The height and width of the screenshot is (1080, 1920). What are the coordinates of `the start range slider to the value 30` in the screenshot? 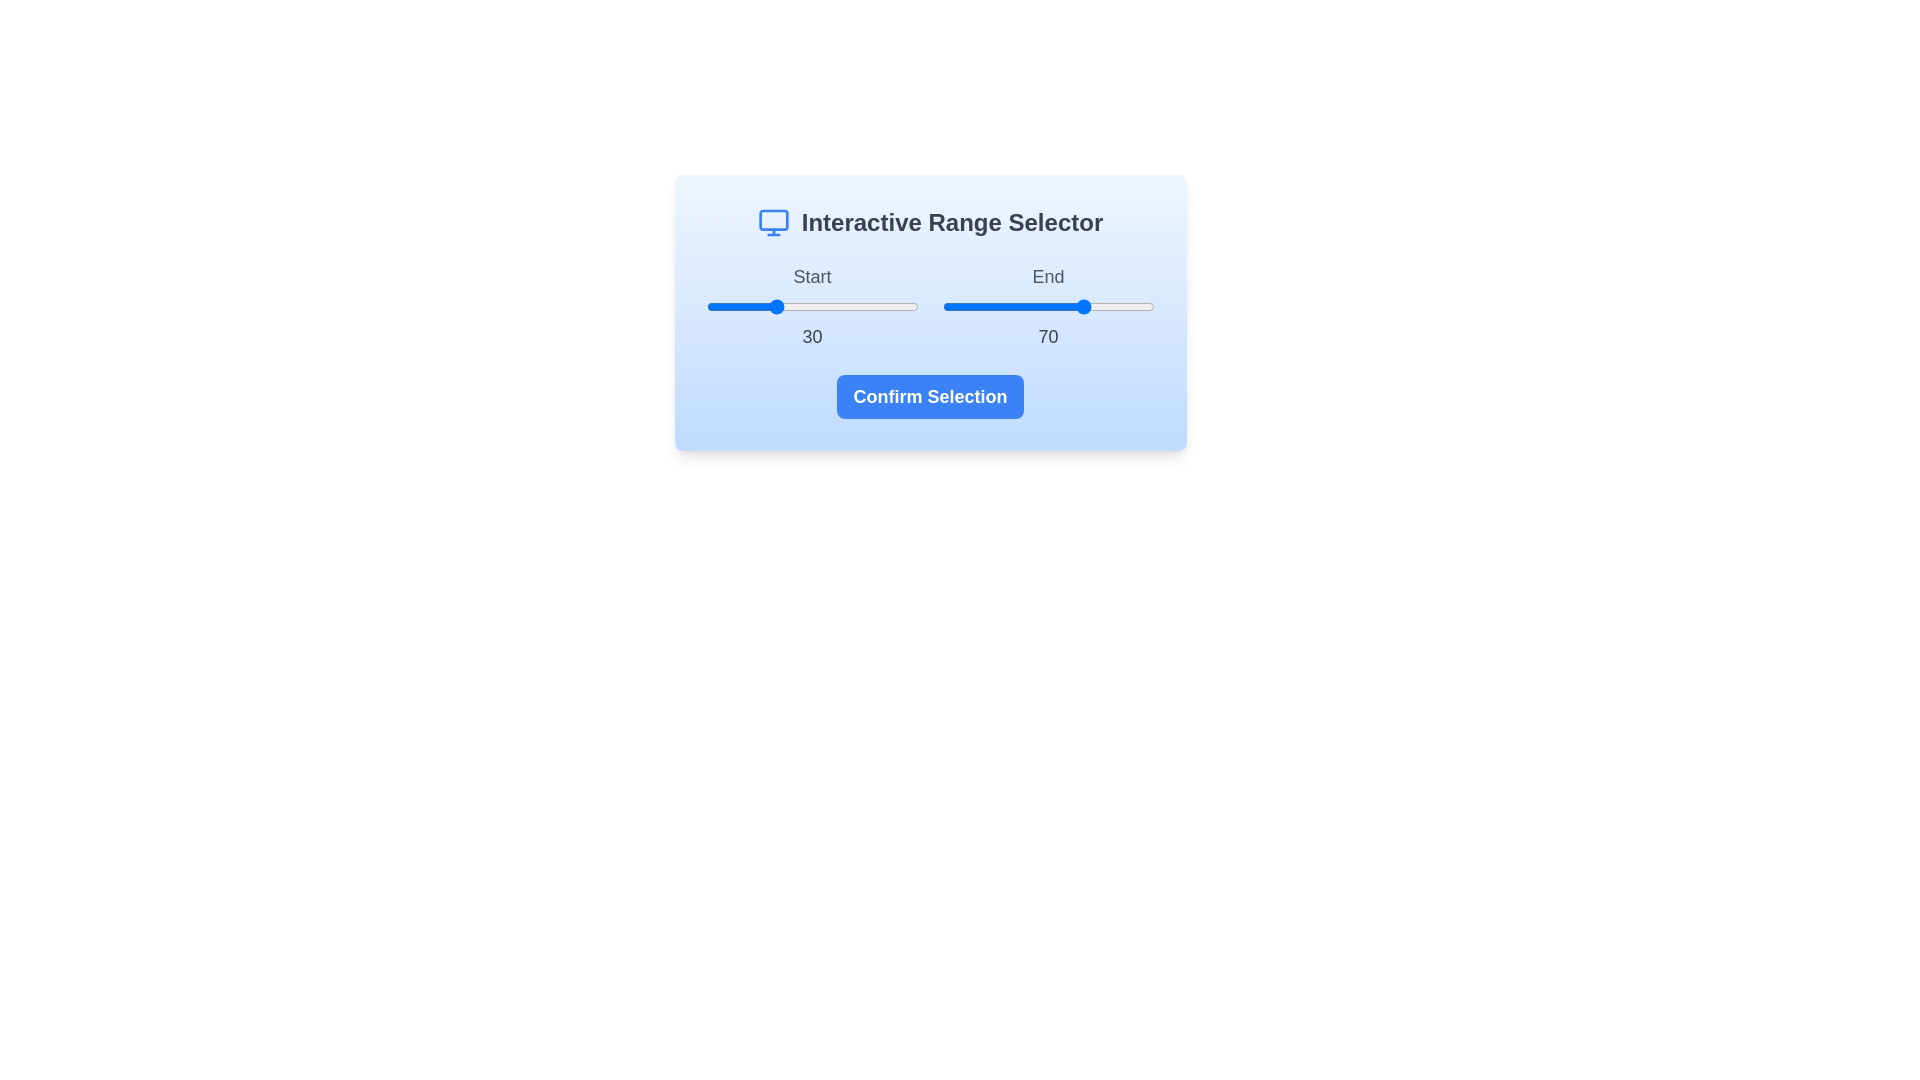 It's located at (769, 307).